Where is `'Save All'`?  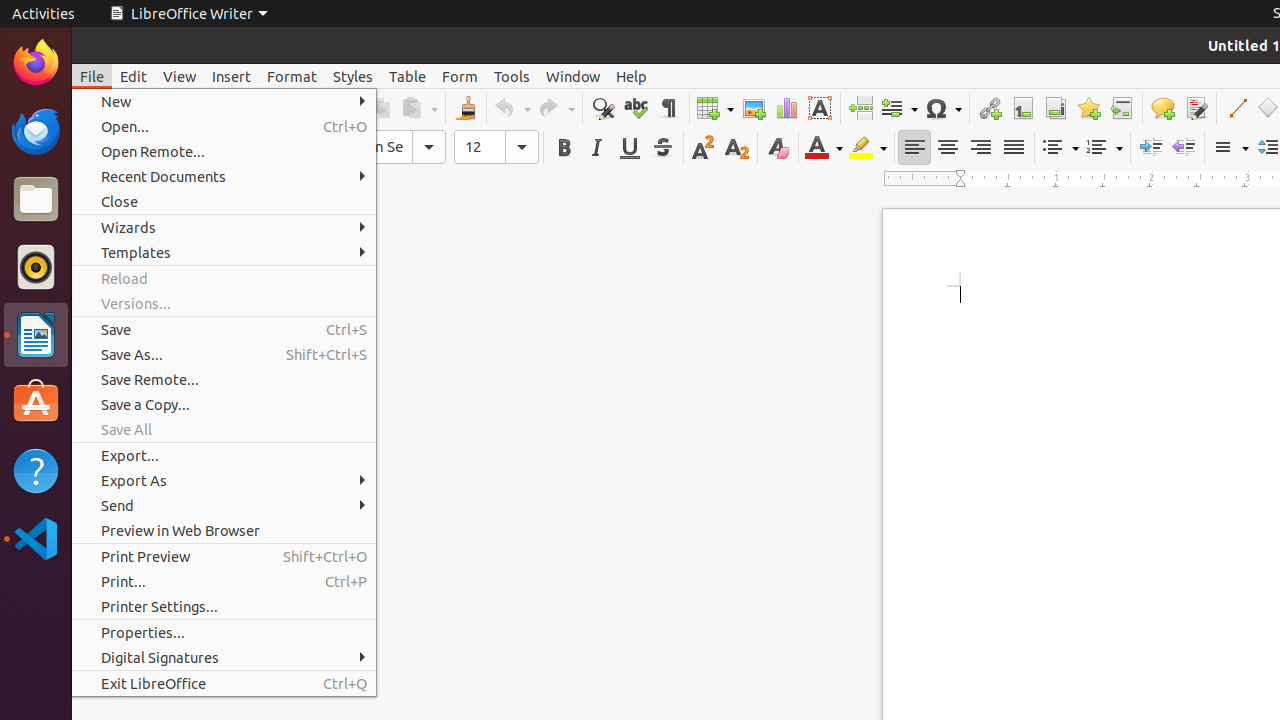 'Save All' is located at coordinates (224, 428).